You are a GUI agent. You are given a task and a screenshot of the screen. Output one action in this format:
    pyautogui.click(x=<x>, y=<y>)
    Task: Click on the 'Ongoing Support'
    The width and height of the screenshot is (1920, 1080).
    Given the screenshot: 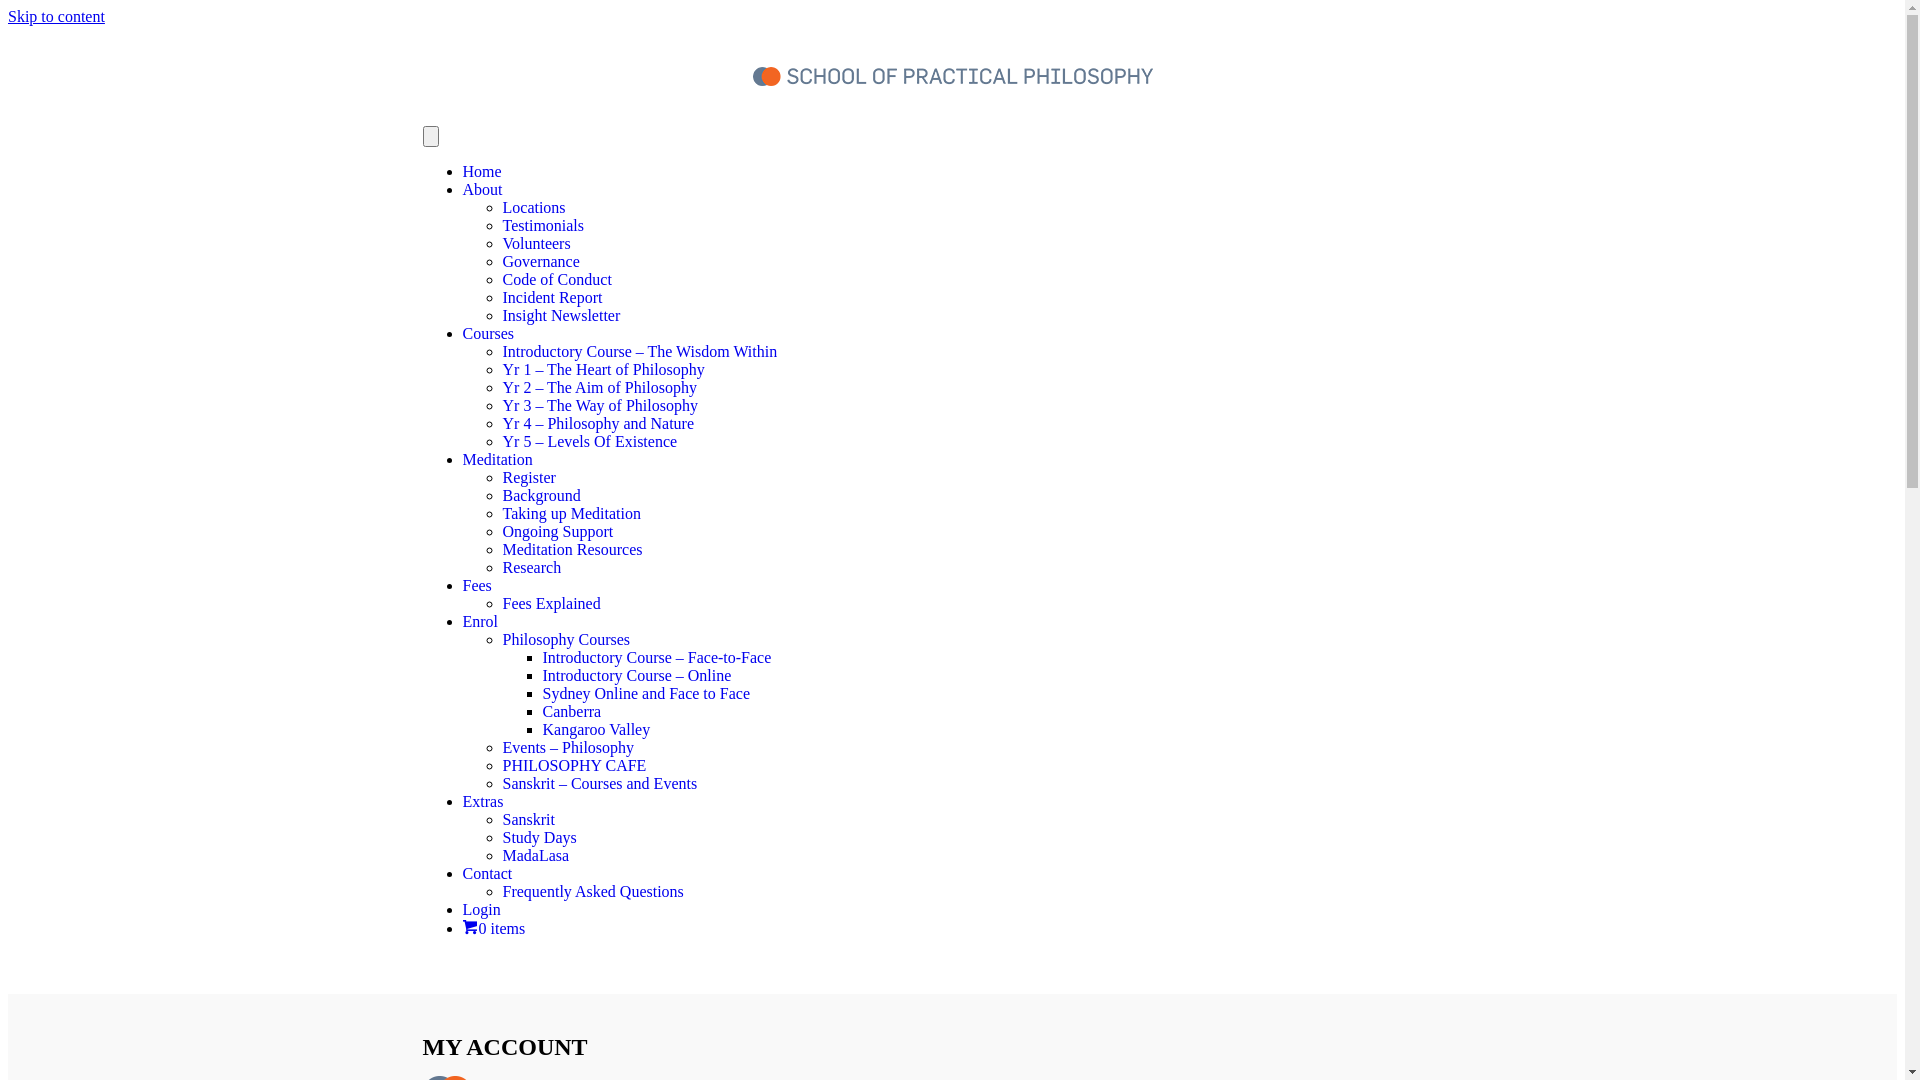 What is the action you would take?
    pyautogui.click(x=557, y=530)
    